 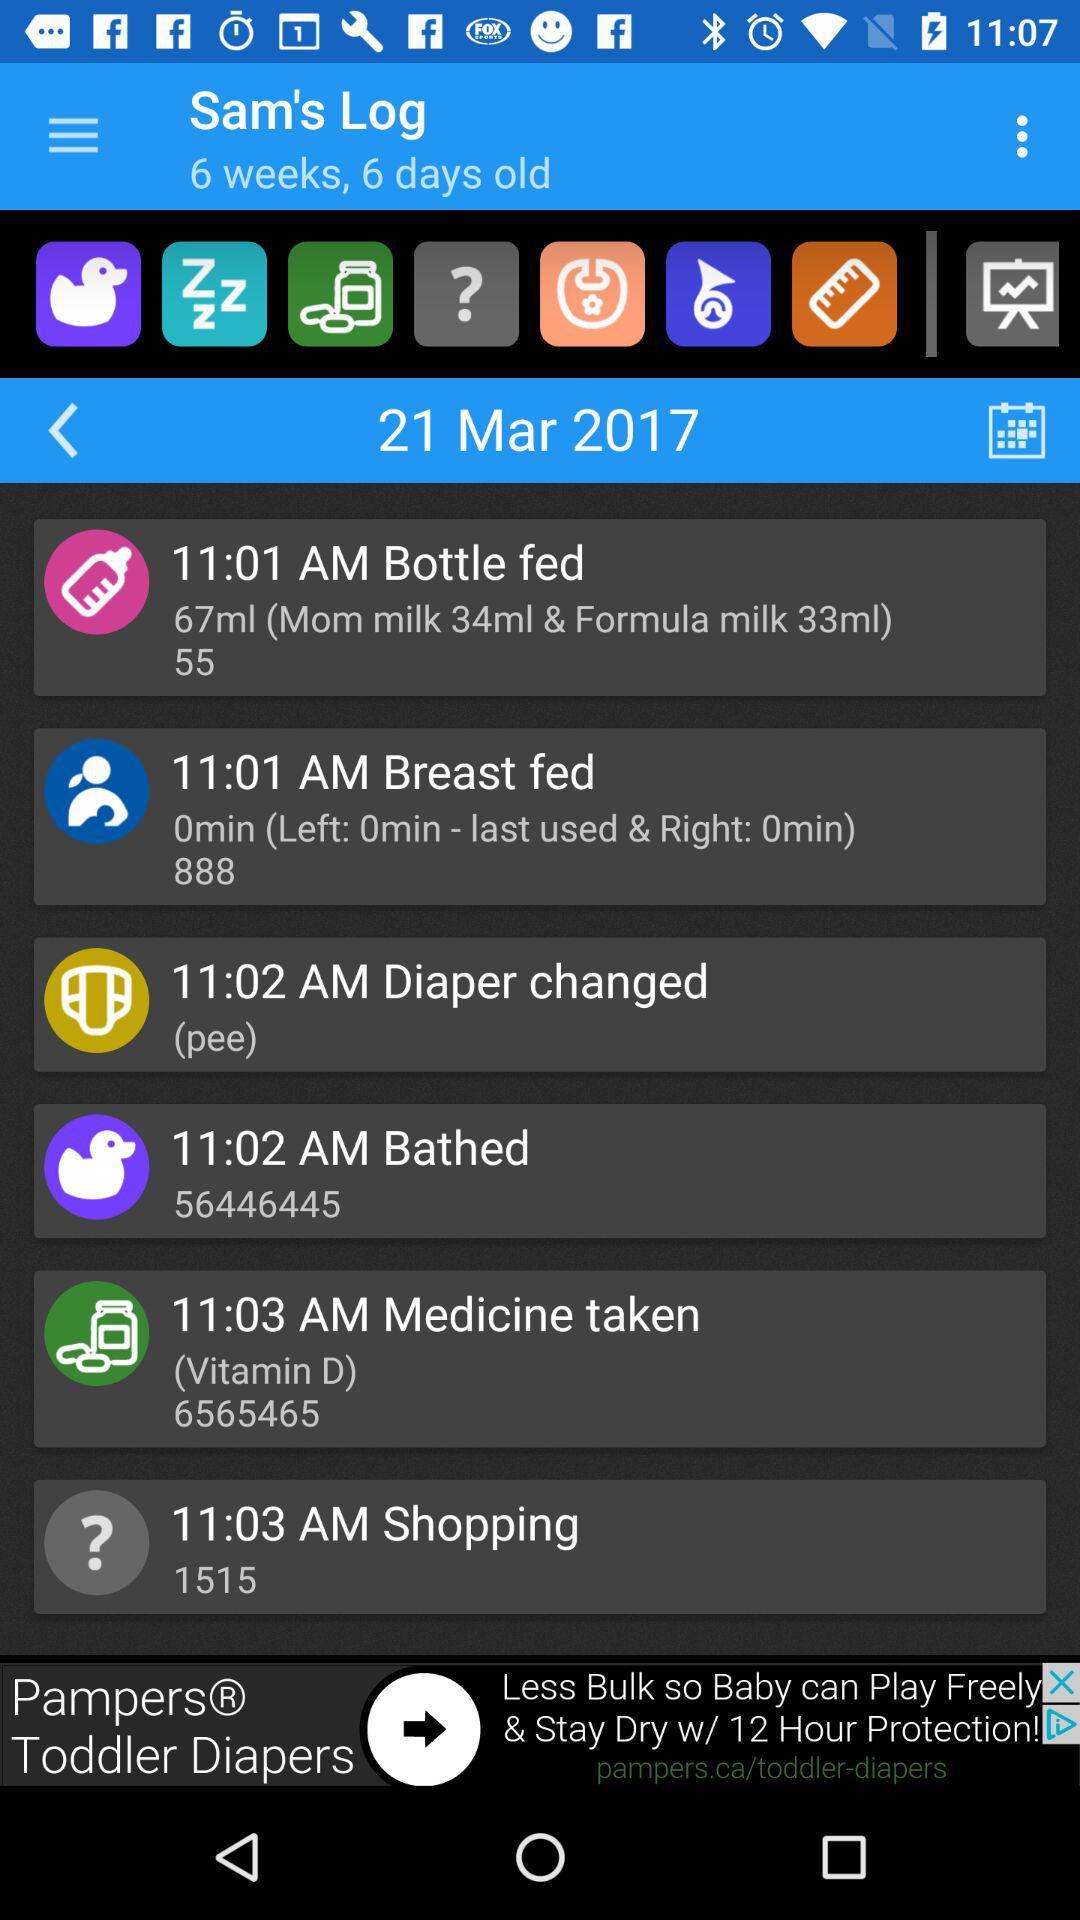 I want to click on ask a question, so click(x=466, y=292).